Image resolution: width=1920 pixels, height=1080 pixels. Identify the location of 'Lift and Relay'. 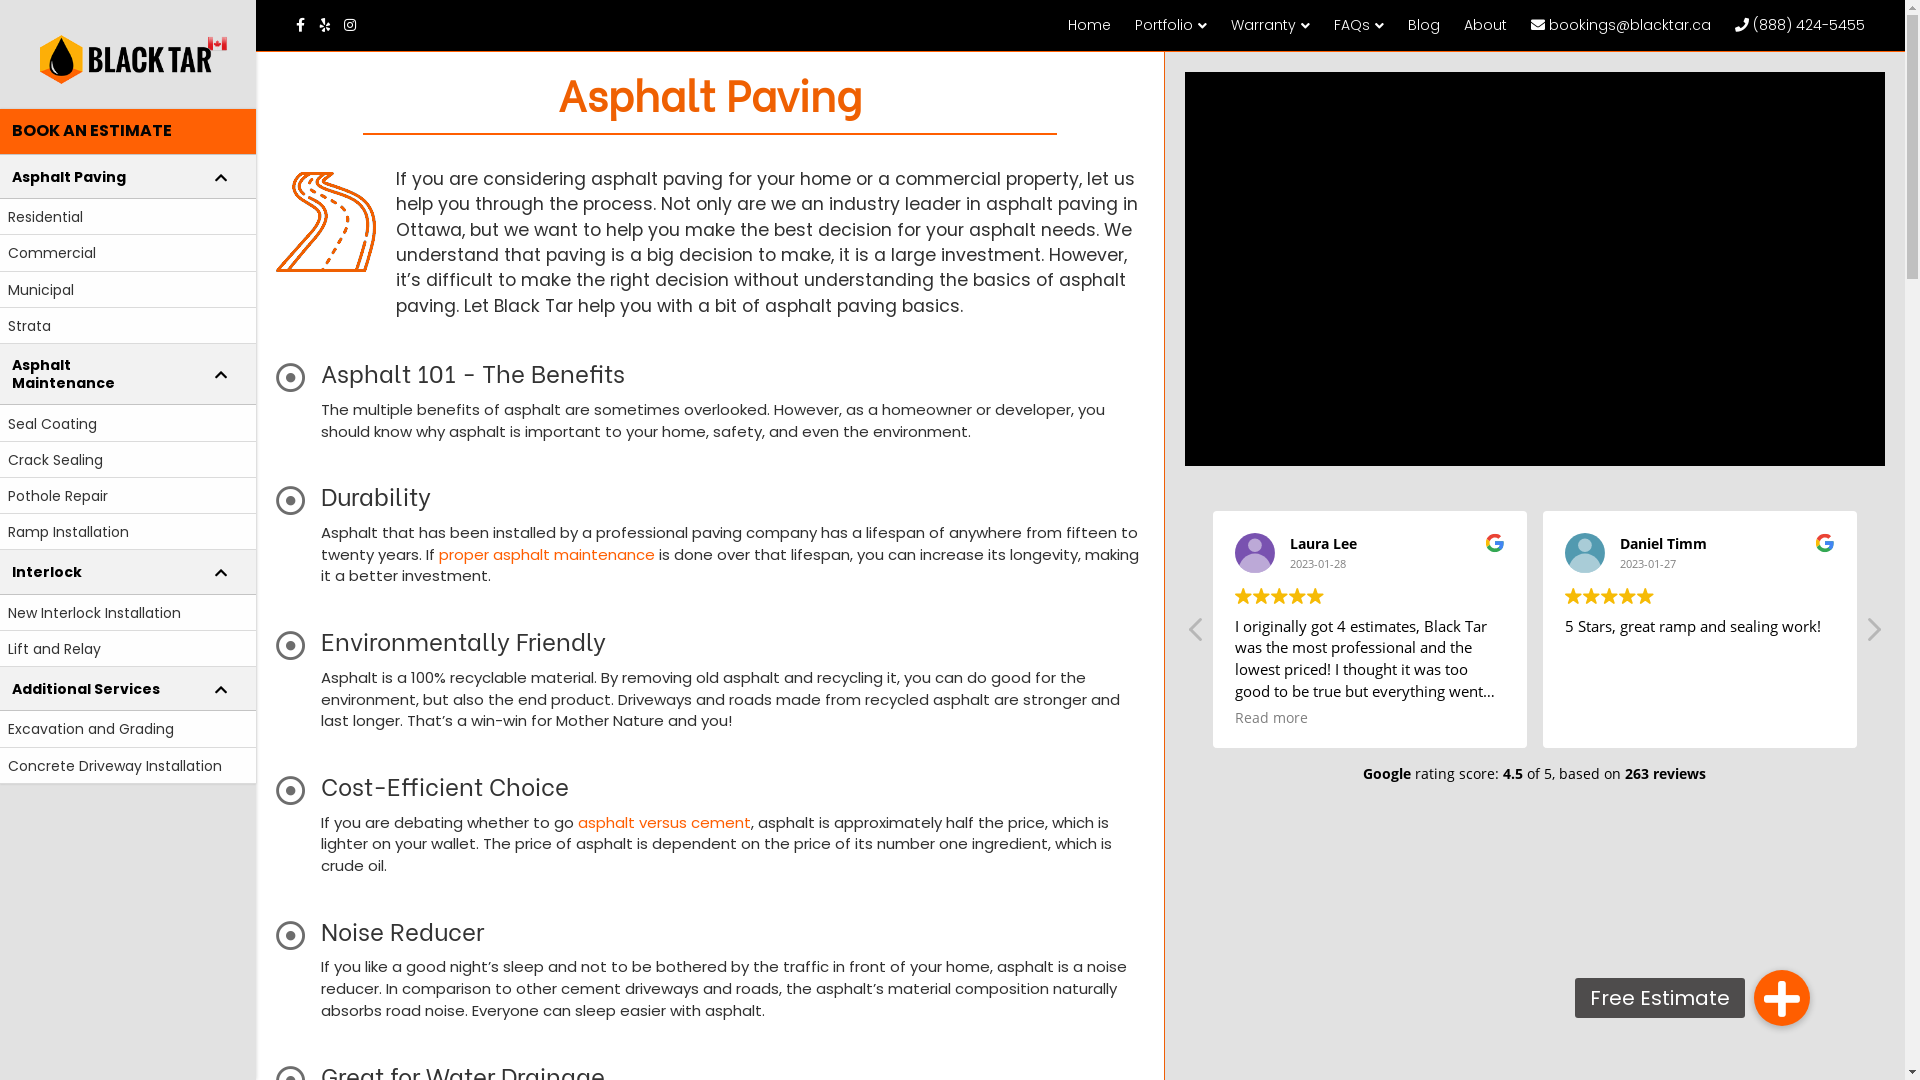
(127, 648).